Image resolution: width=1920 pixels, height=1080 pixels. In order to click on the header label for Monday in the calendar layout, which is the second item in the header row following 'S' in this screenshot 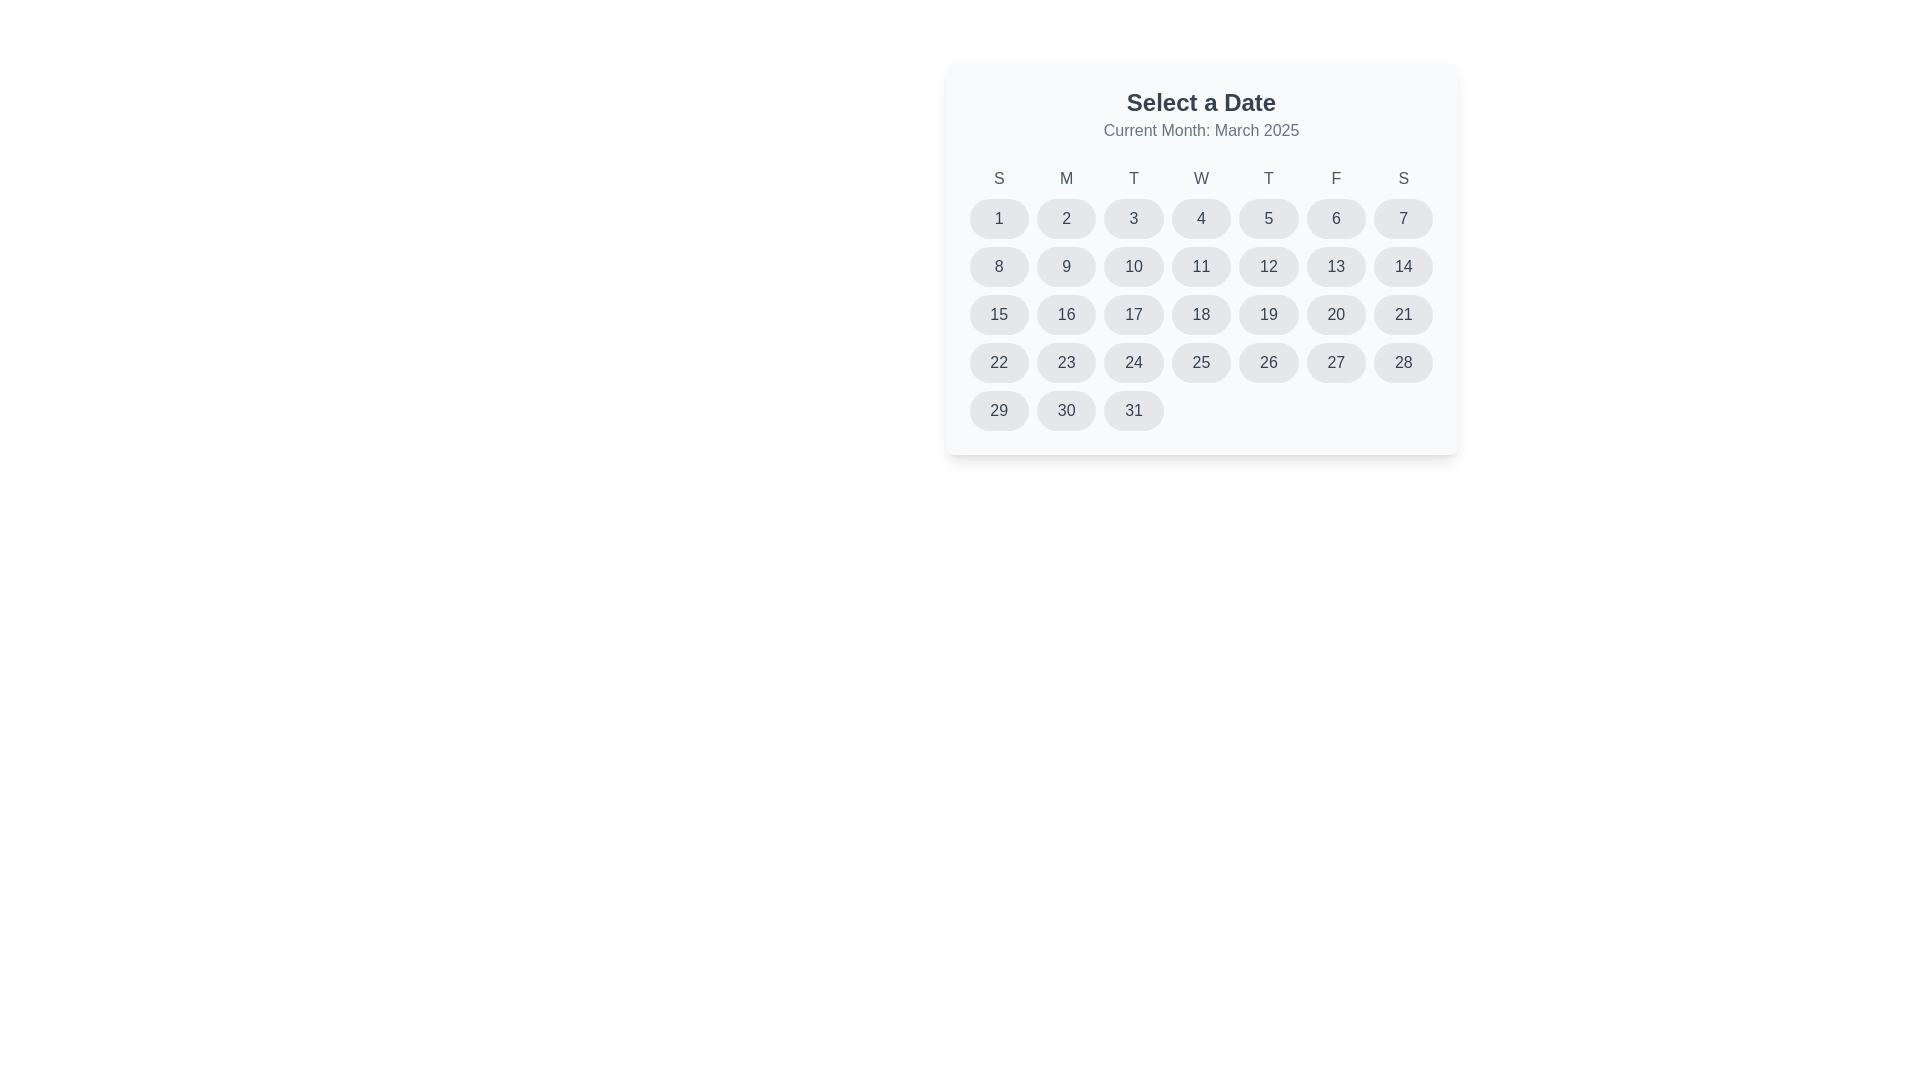, I will do `click(1065, 177)`.